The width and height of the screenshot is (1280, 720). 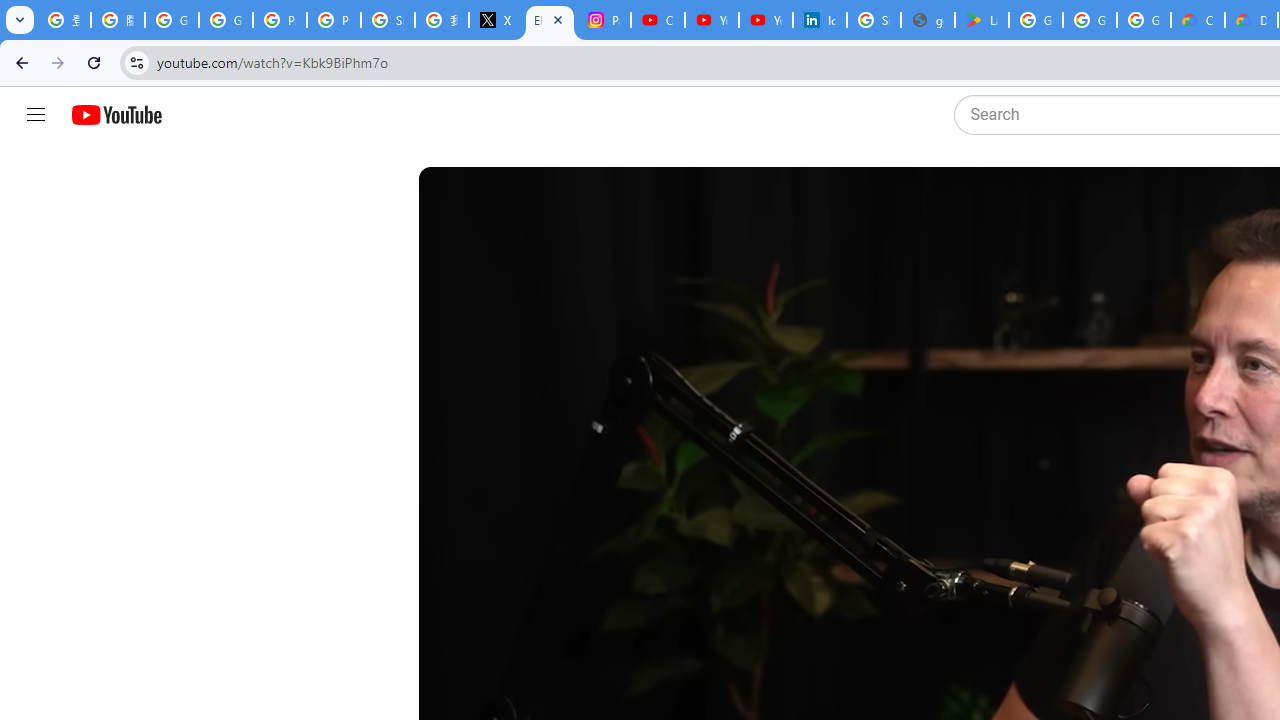 I want to click on 'Last Shelter: Survival - Apps on Google Play', so click(x=981, y=20).